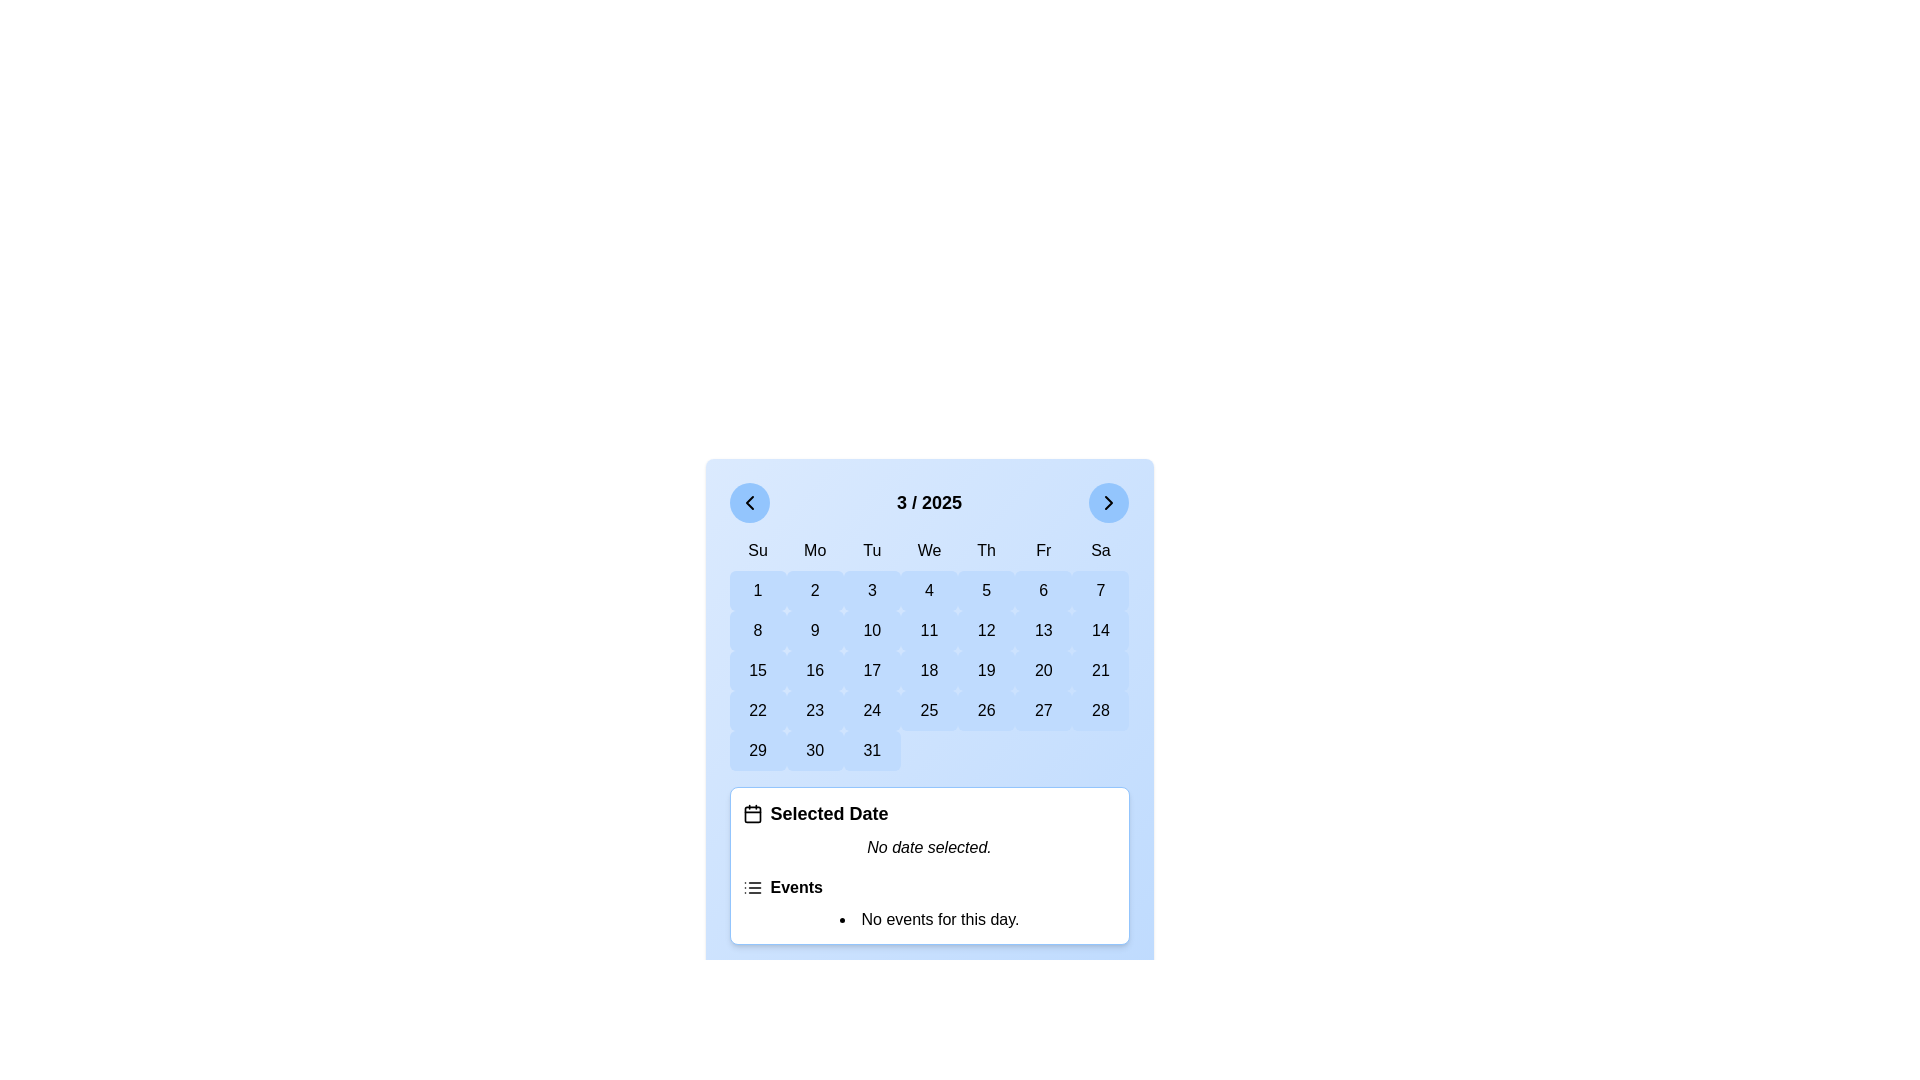  Describe the element at coordinates (872, 751) in the screenshot. I see `the button representing the date '31' in the bottom-right corner of the calendar grid` at that location.